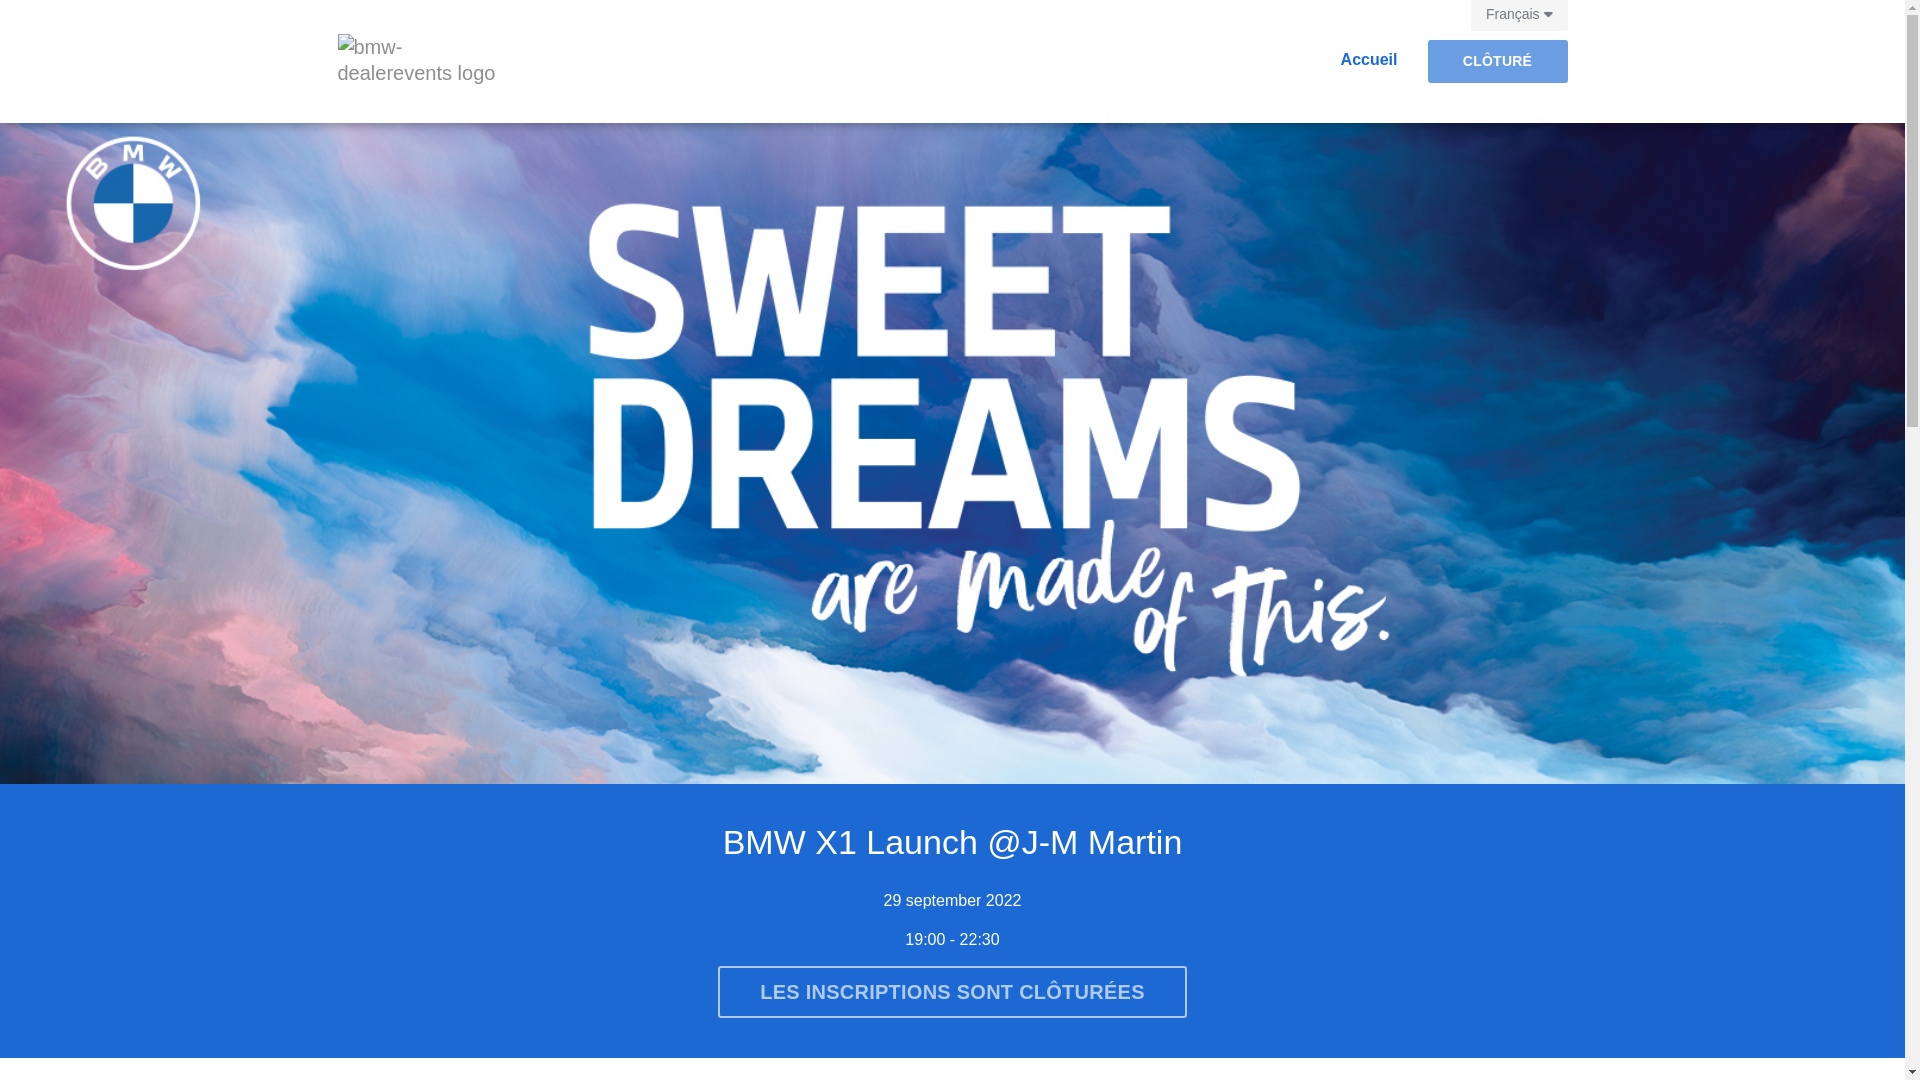  Describe the element at coordinates (1368, 50) in the screenshot. I see `'Accueil'` at that location.